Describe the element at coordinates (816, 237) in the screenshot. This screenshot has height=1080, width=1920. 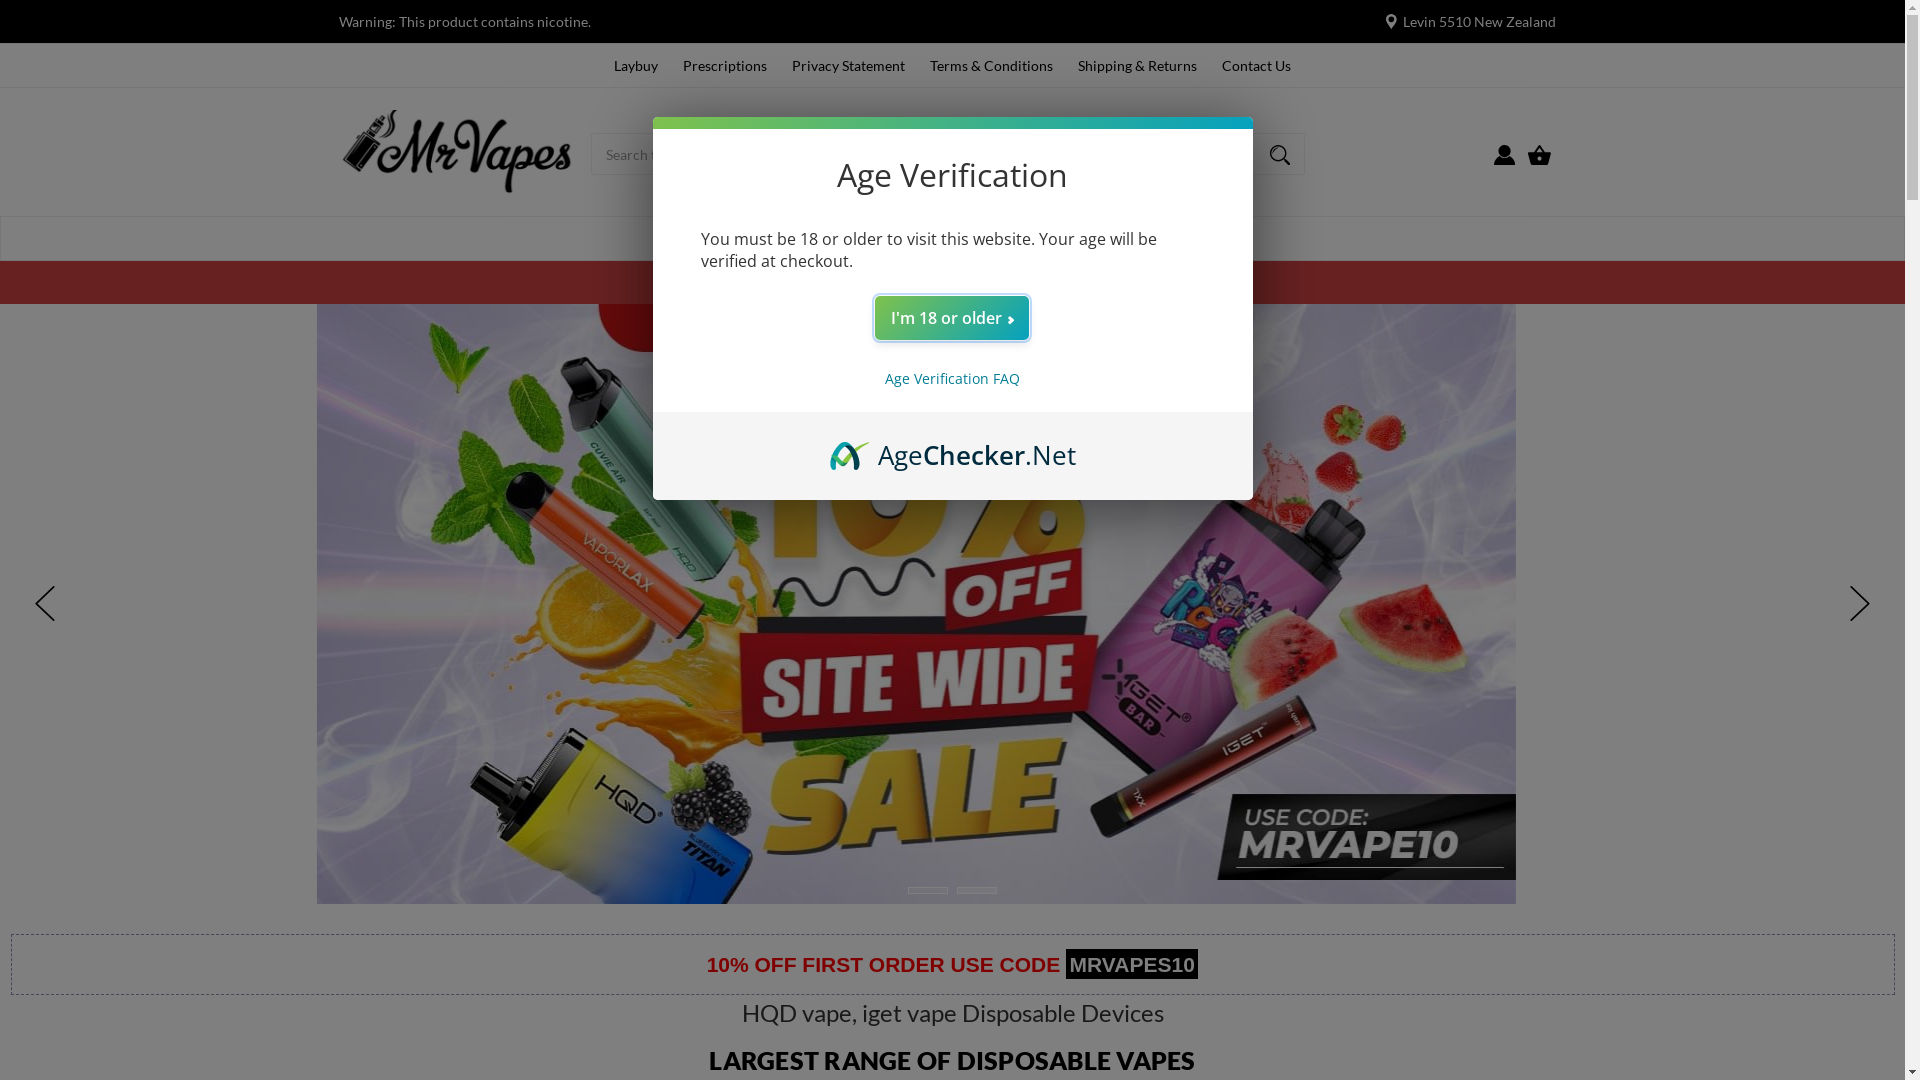
I see `'Disposable Vapes'` at that location.